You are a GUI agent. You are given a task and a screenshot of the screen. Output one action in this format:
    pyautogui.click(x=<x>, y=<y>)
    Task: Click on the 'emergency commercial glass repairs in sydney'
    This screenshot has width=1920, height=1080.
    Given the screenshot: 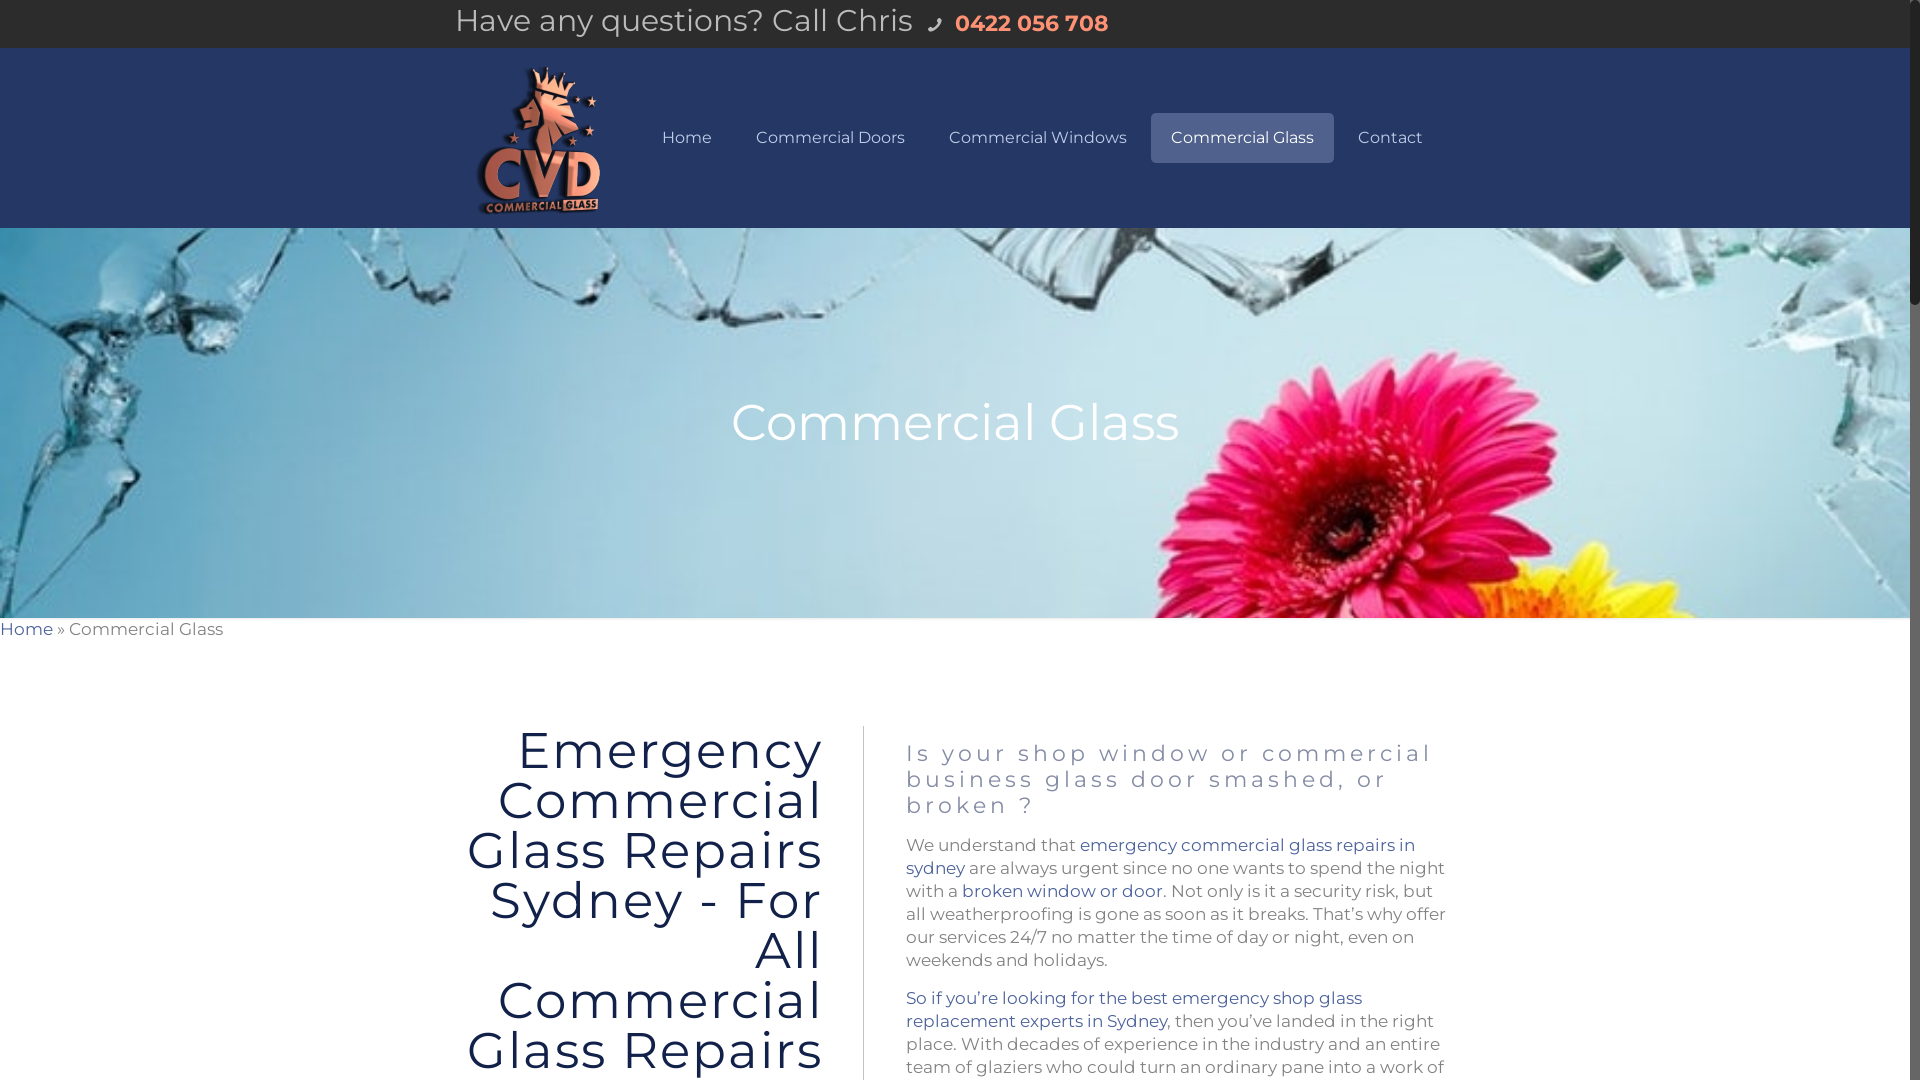 What is the action you would take?
    pyautogui.click(x=1160, y=855)
    